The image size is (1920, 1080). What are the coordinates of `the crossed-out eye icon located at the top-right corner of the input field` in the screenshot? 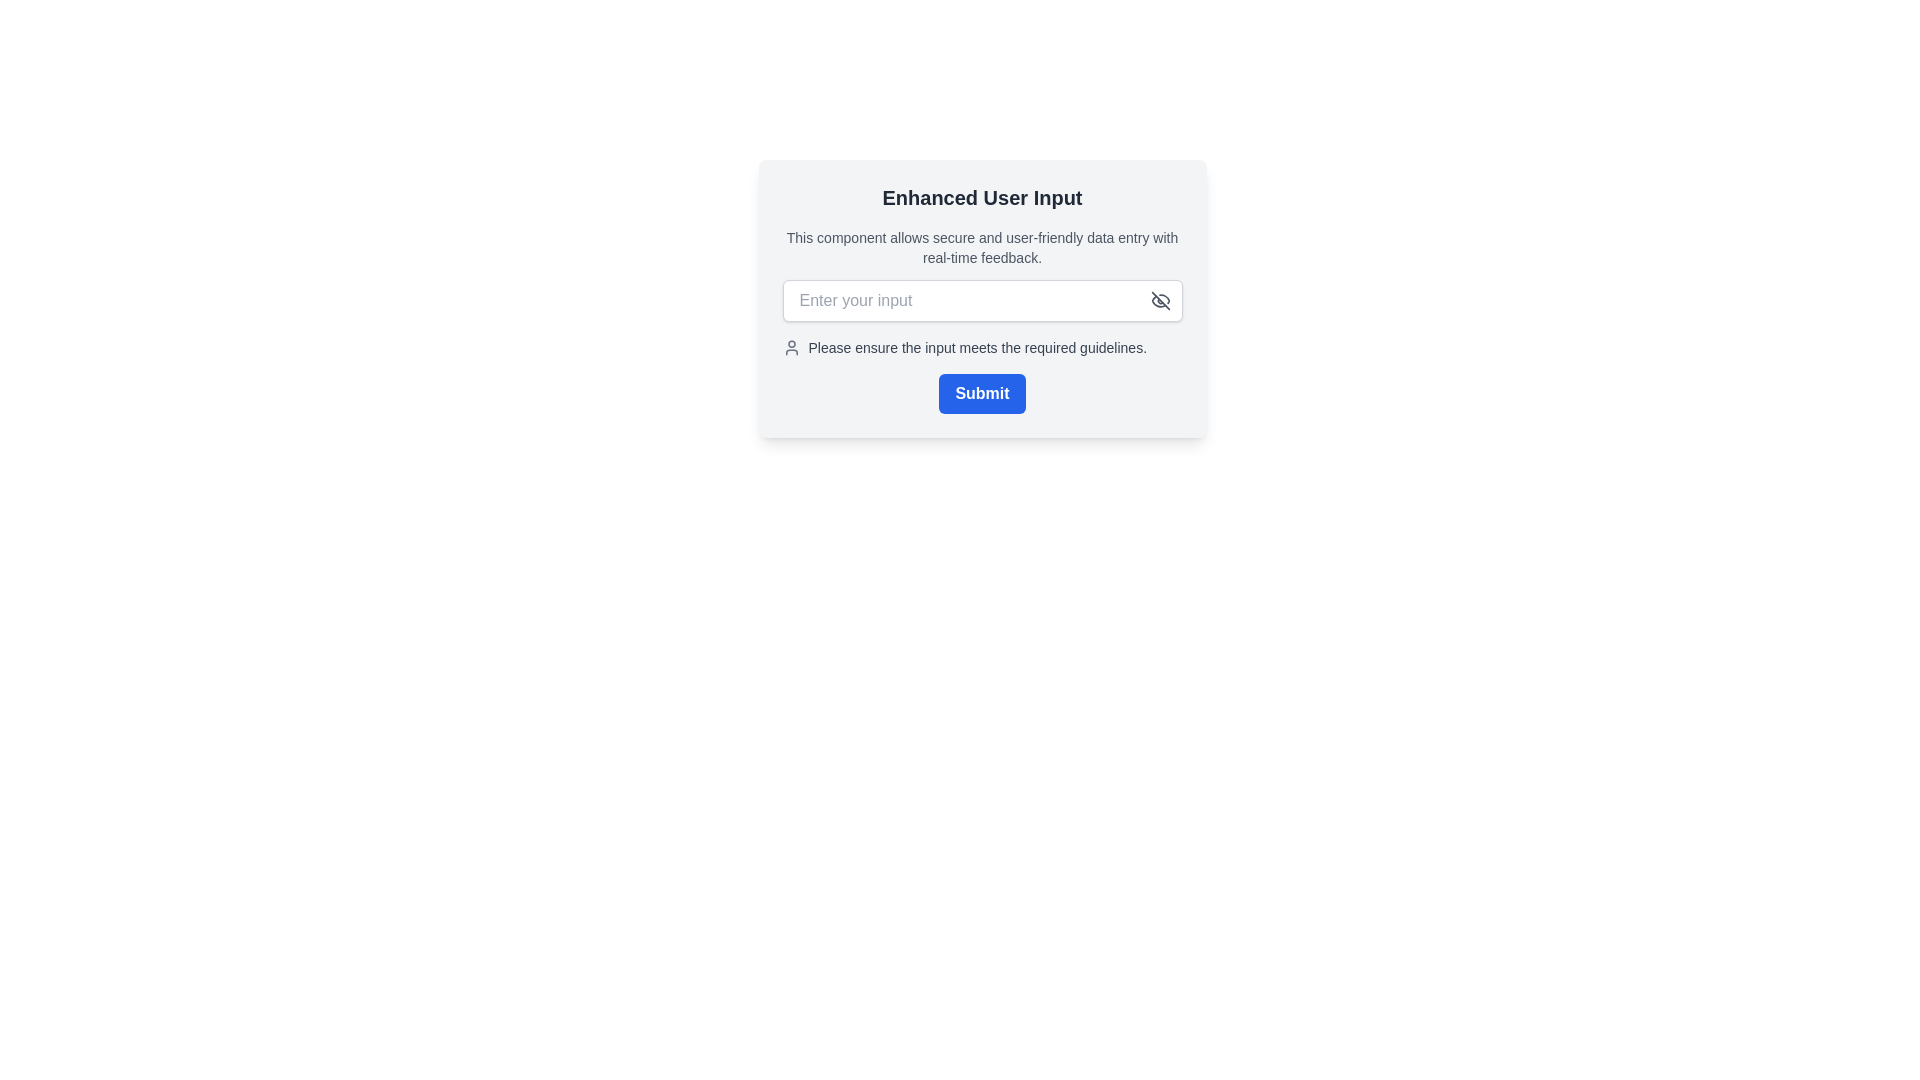 It's located at (1160, 300).